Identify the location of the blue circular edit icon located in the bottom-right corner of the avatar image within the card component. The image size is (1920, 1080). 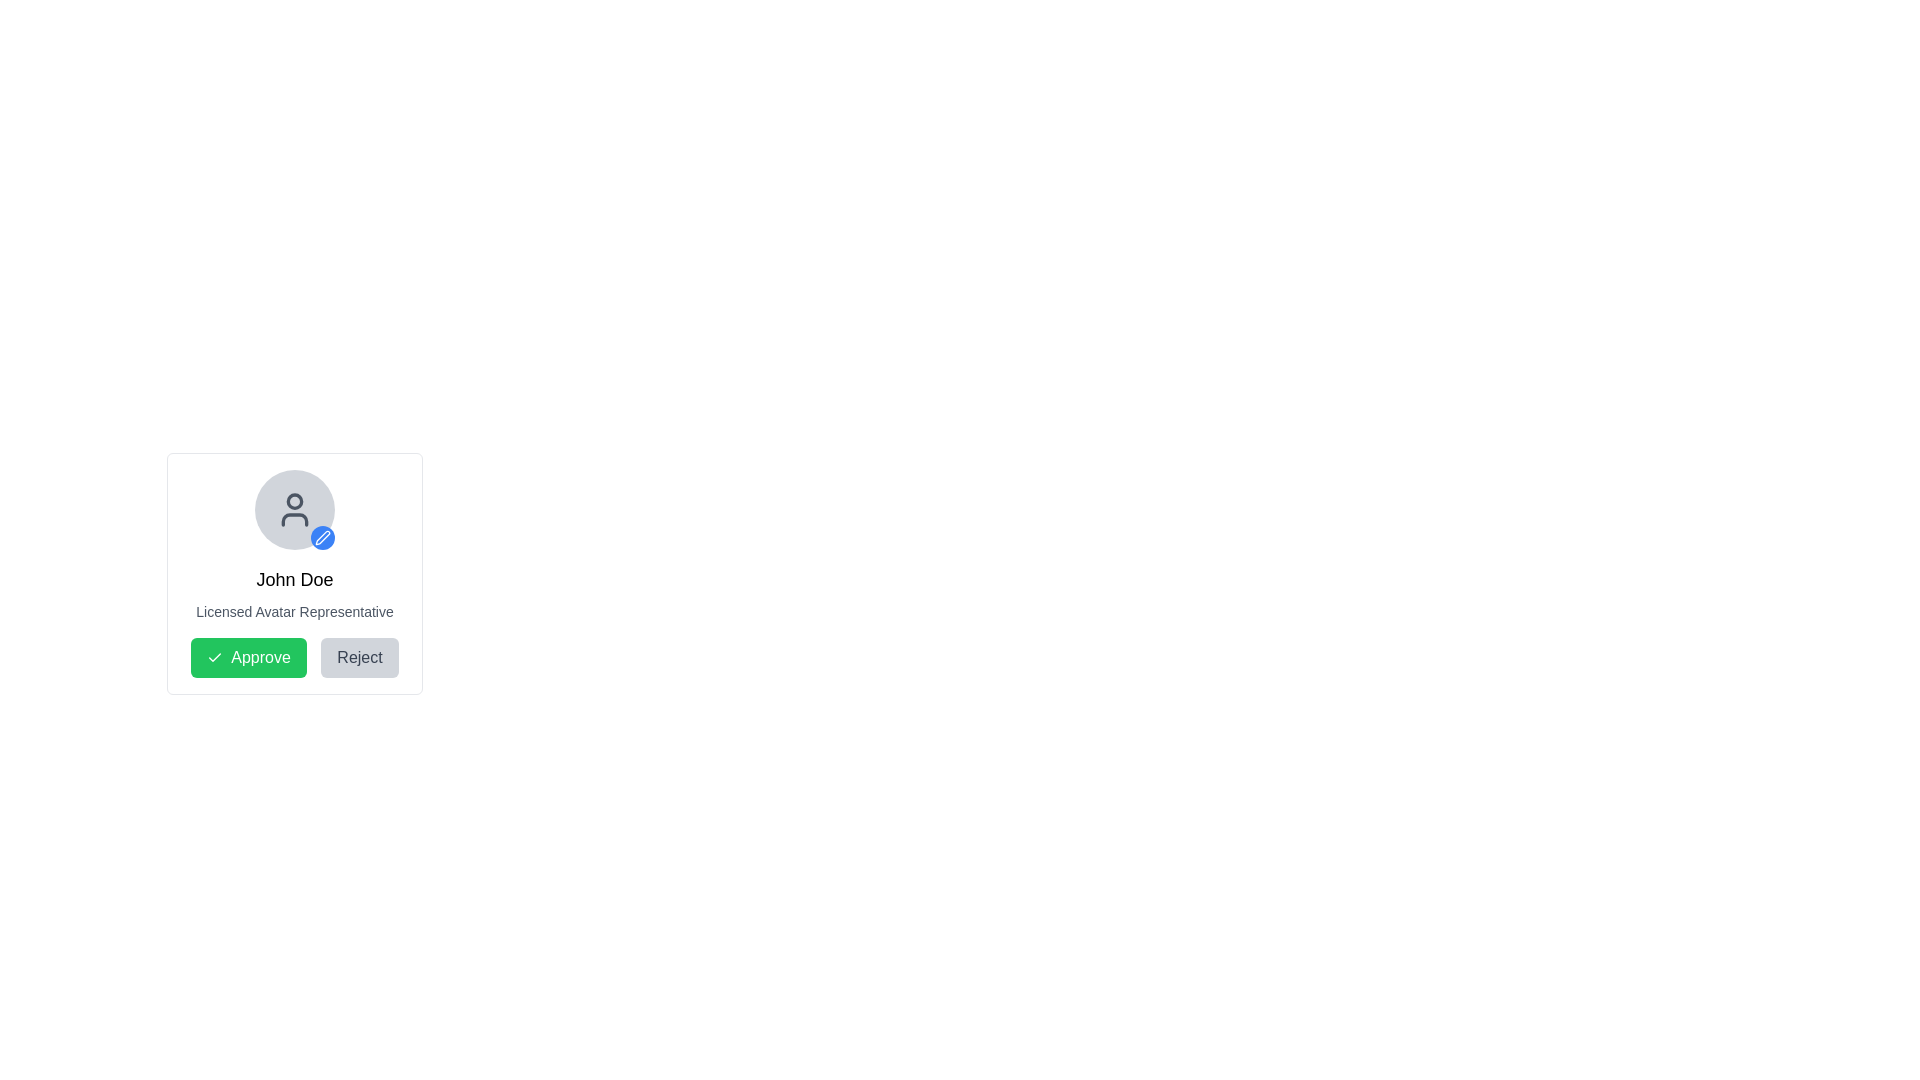
(322, 536).